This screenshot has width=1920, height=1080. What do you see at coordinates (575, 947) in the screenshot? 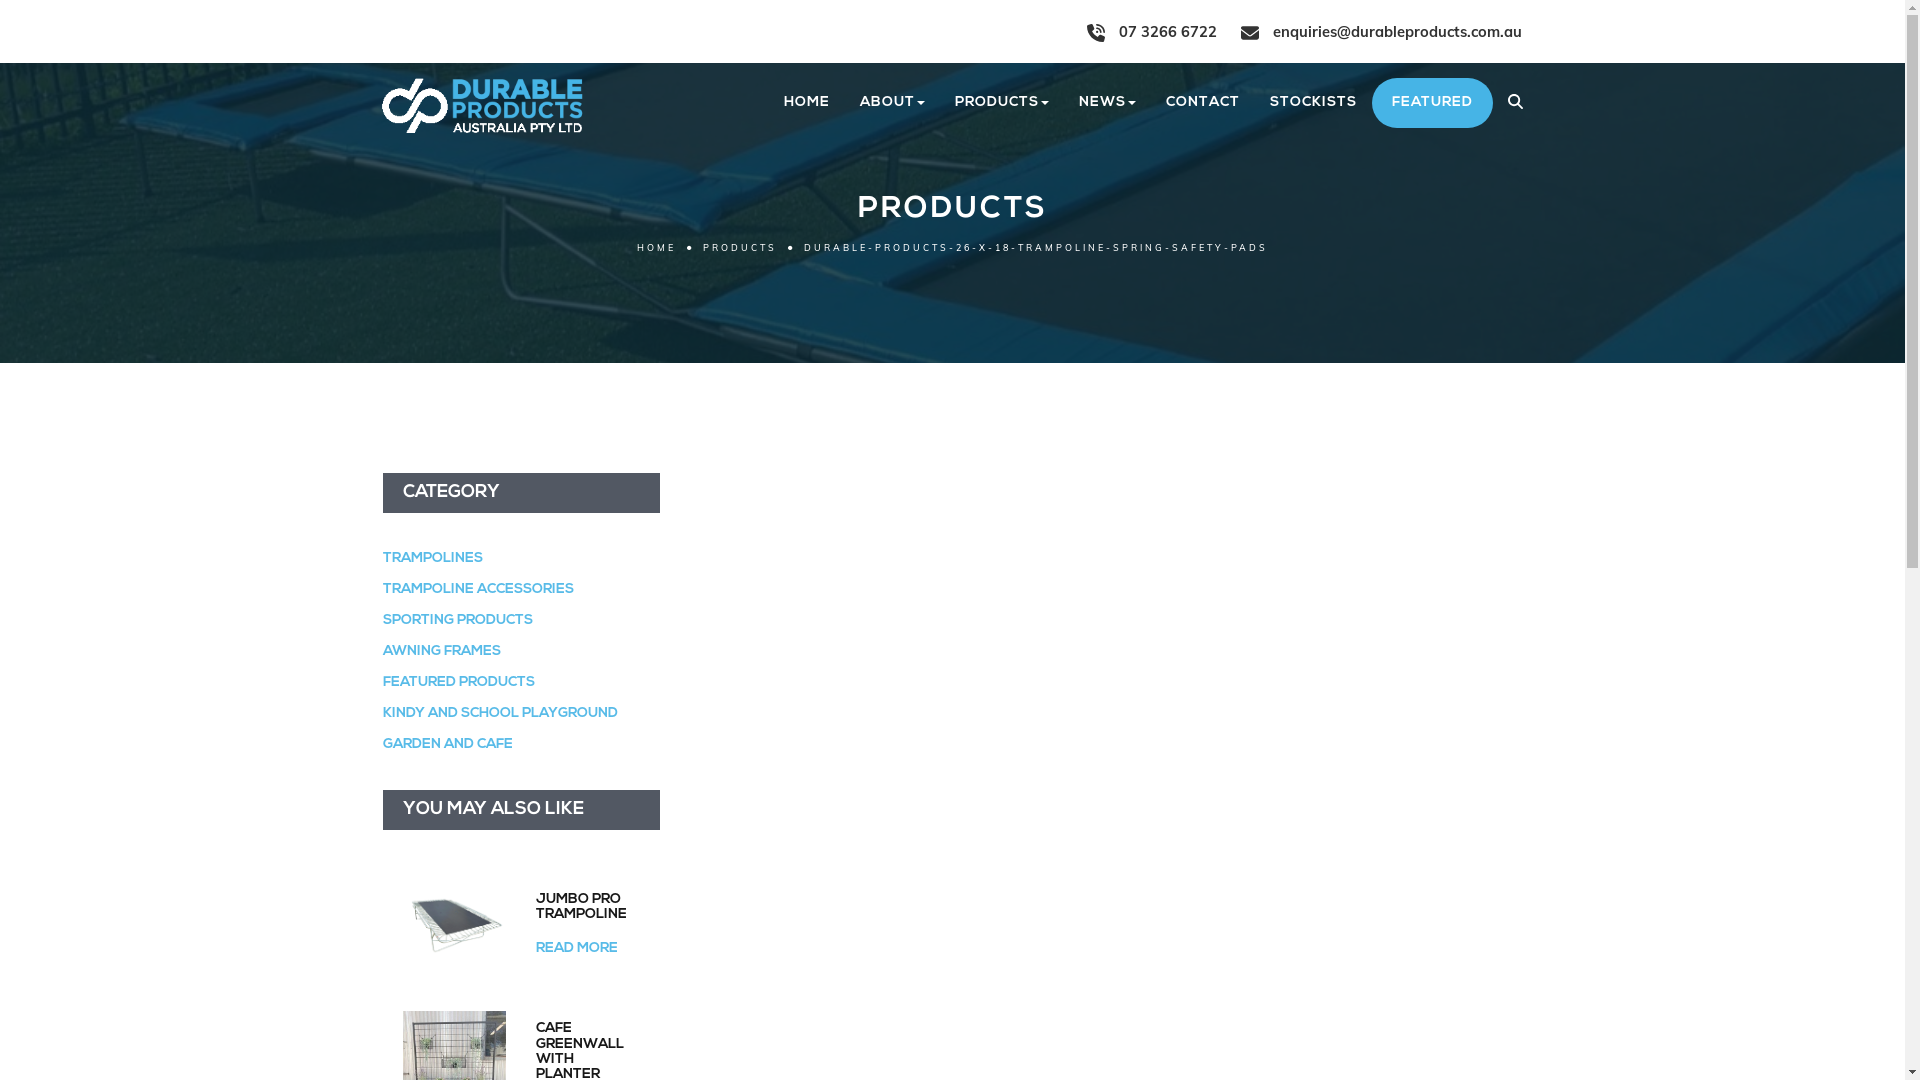
I see `'READ MORE'` at bounding box center [575, 947].